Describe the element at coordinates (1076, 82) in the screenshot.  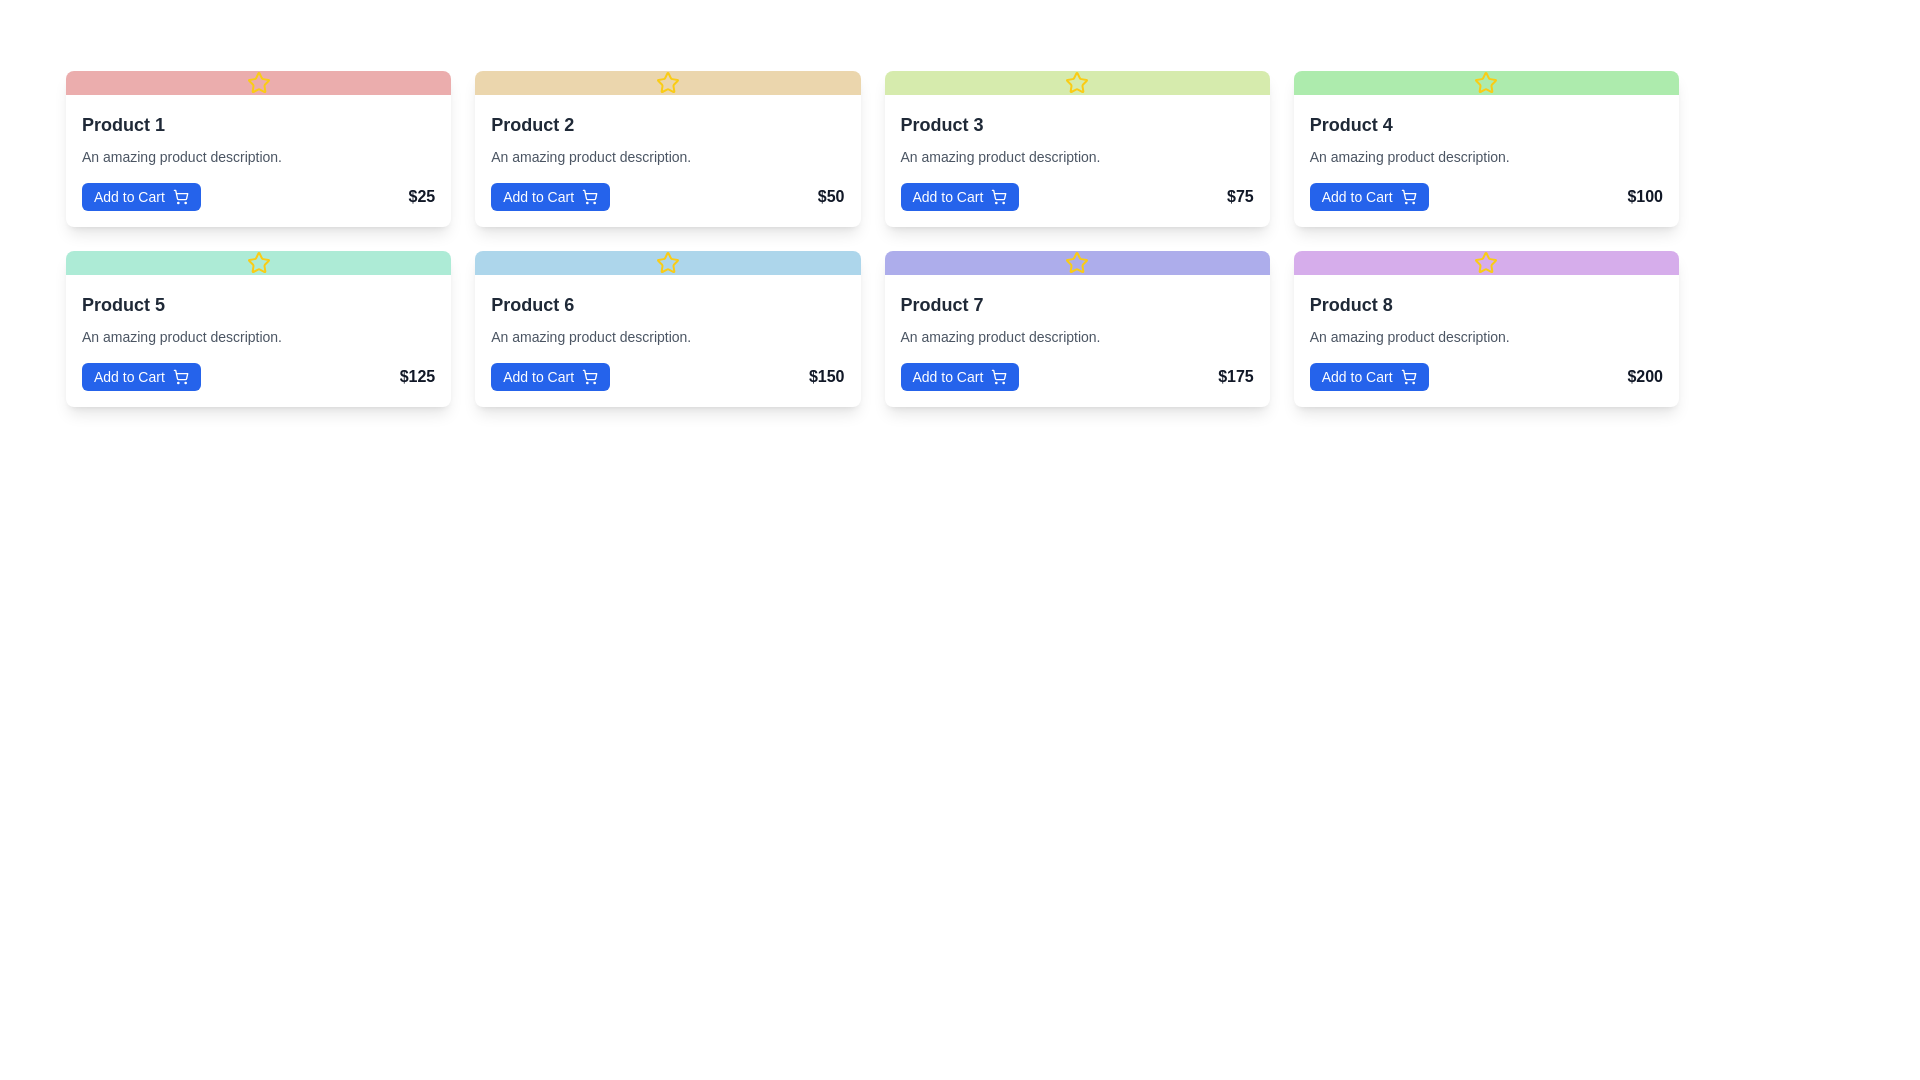
I see `the star icon with a yellow outline located in the center top of the light green header section of the third product card` at that location.